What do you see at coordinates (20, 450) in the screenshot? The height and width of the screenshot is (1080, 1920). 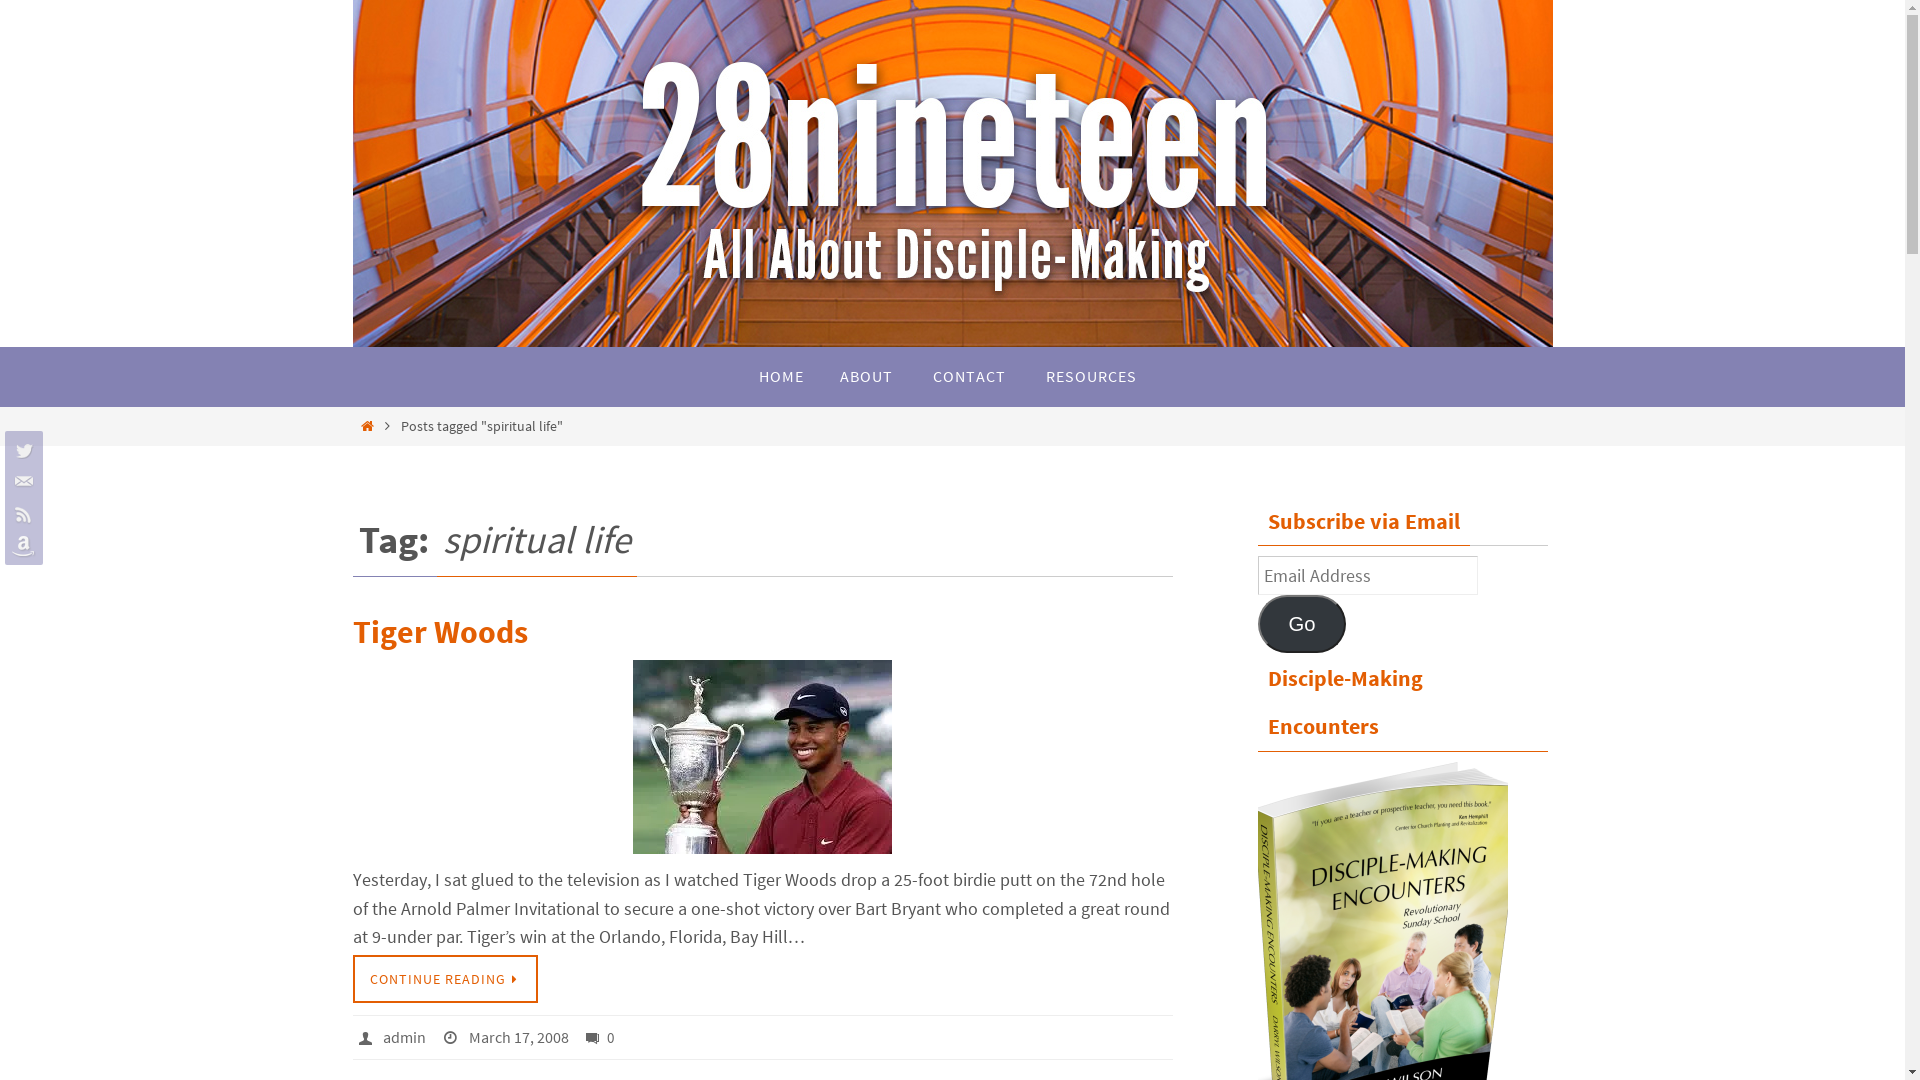 I see `'Follow me on Twitter'` at bounding box center [20, 450].